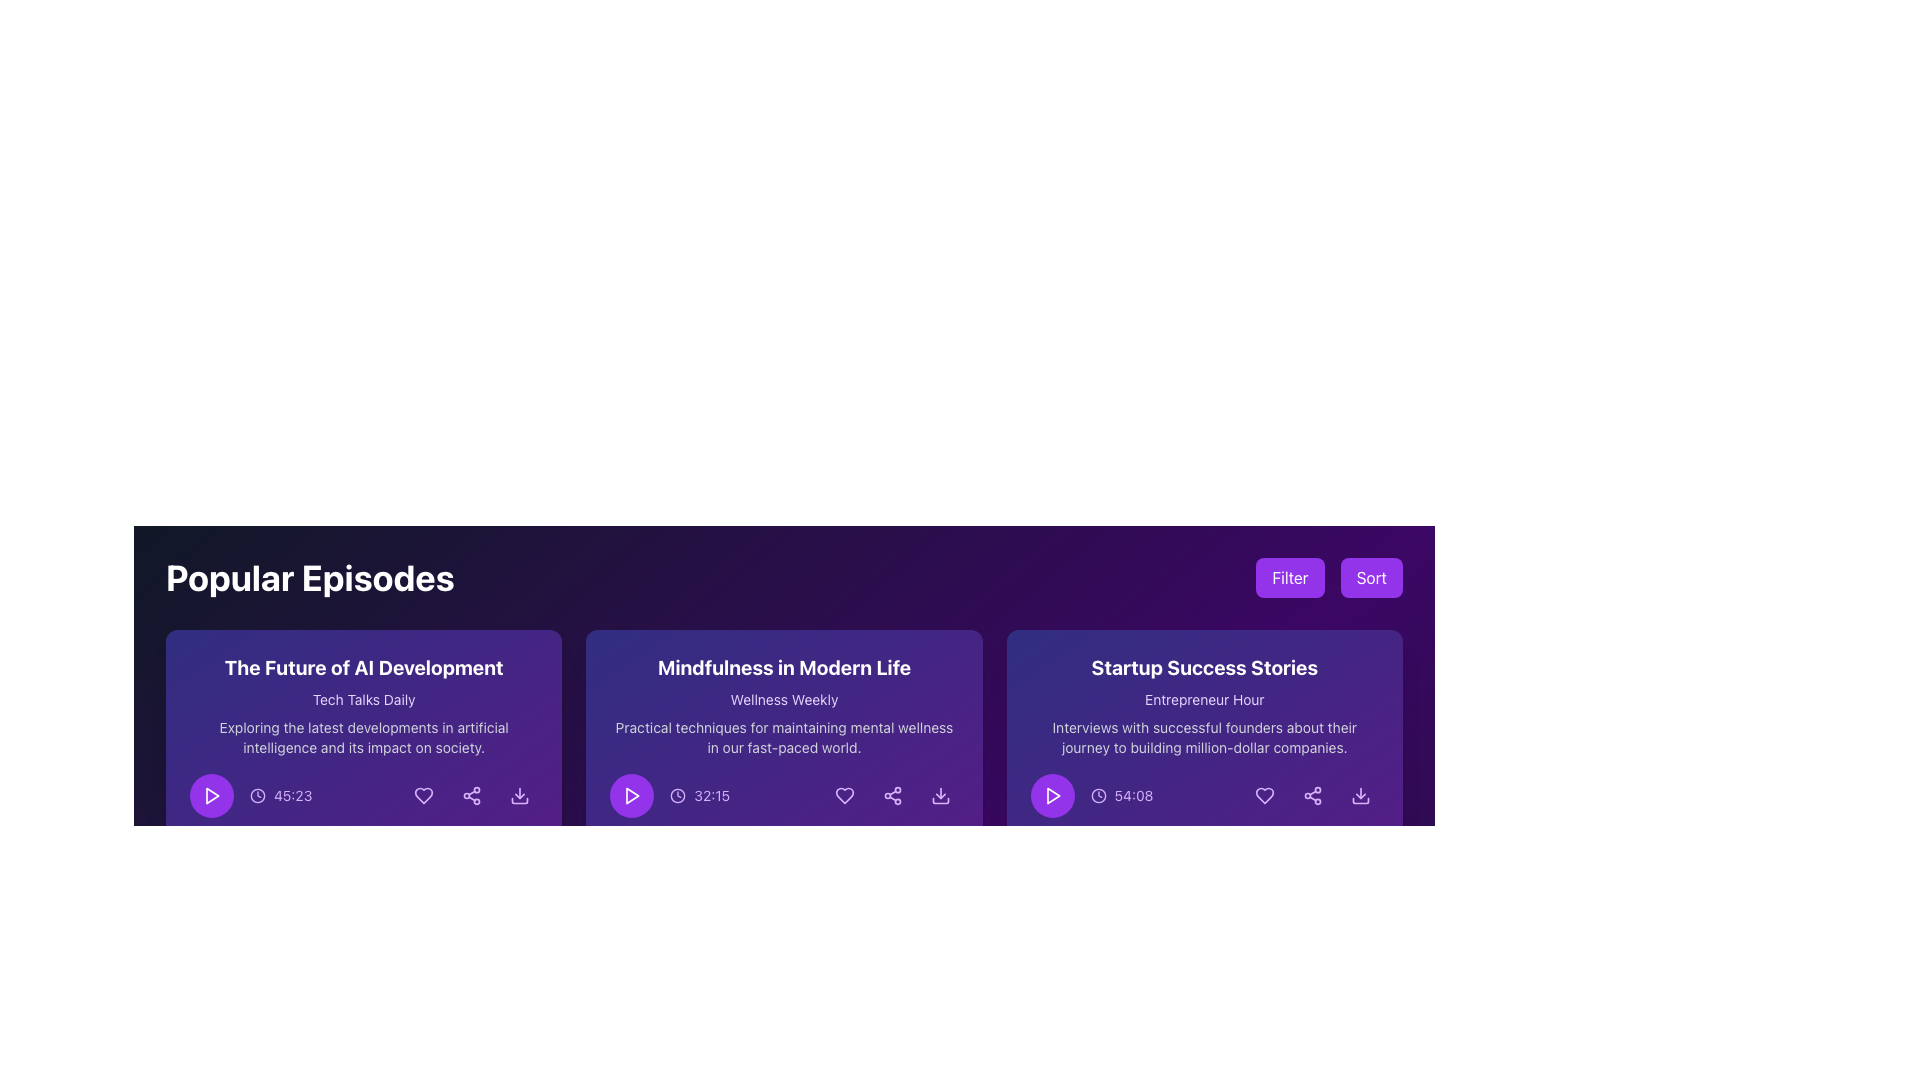  Describe the element at coordinates (1264, 794) in the screenshot. I see `the heart icon, which is a filled purple icon located within the 'Startup Success Stories' card, positioned to the right of the play button and the duration text` at that location.